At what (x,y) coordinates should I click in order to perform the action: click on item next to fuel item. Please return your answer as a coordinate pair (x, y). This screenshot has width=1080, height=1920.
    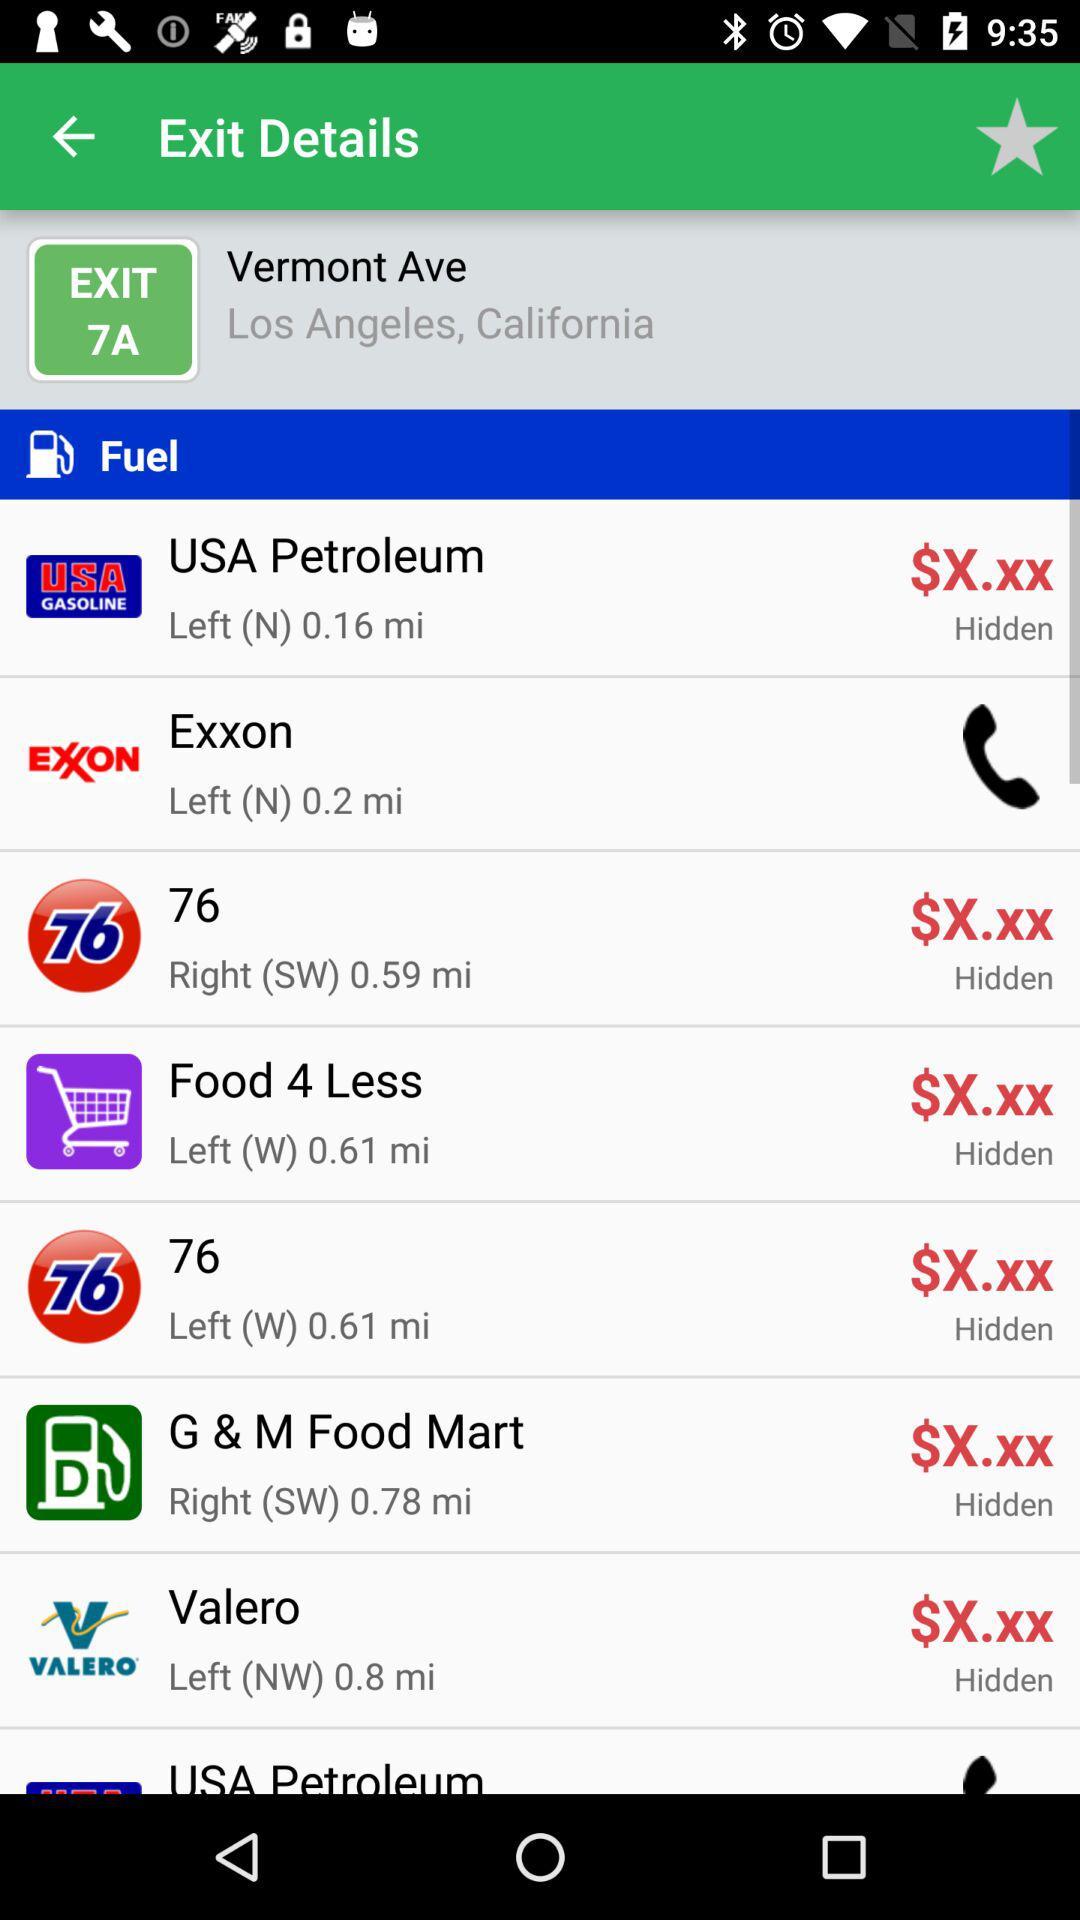
    Looking at the image, I should click on (61, 453).